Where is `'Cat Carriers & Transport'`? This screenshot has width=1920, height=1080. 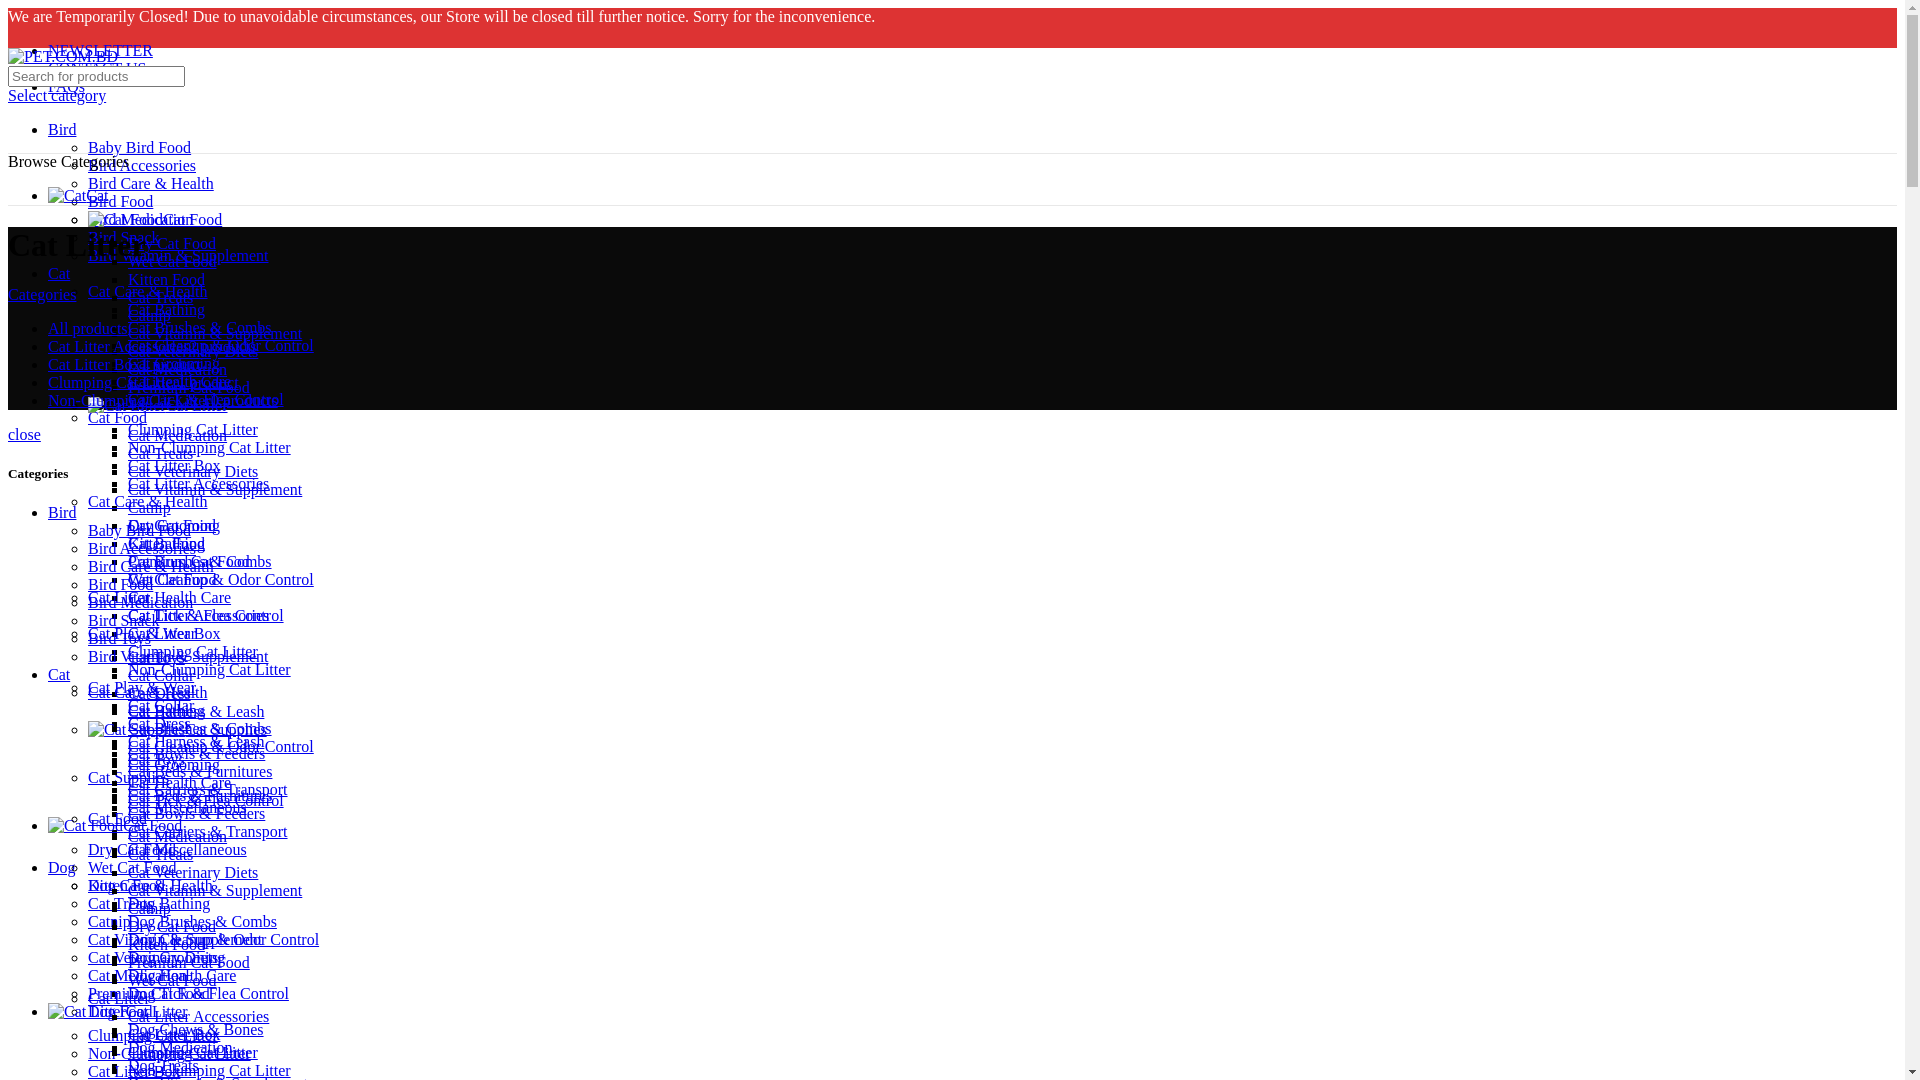 'Cat Carriers & Transport' is located at coordinates (127, 831).